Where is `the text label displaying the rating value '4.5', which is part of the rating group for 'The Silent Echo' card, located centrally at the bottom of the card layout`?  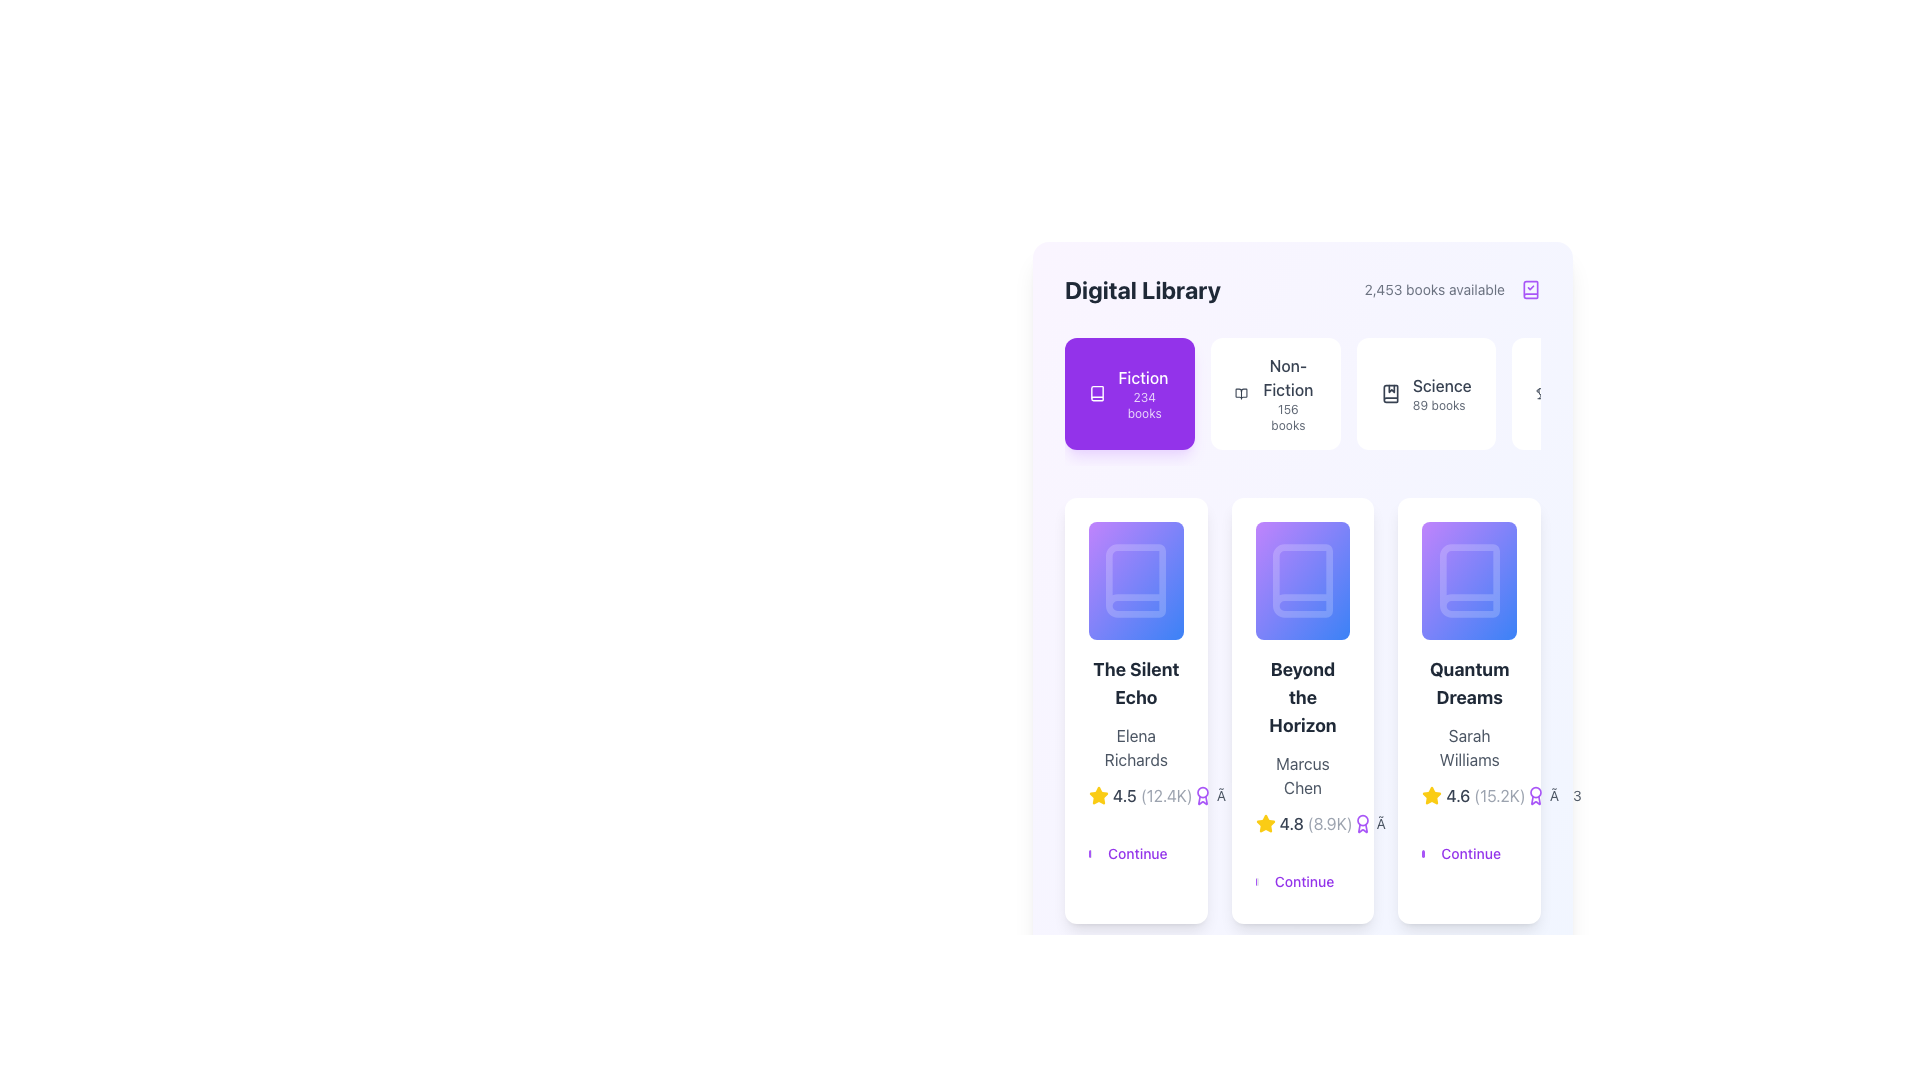
the text label displaying the rating value '4.5', which is part of the rating group for 'The Silent Echo' card, located centrally at the bottom of the card layout is located at coordinates (1124, 795).